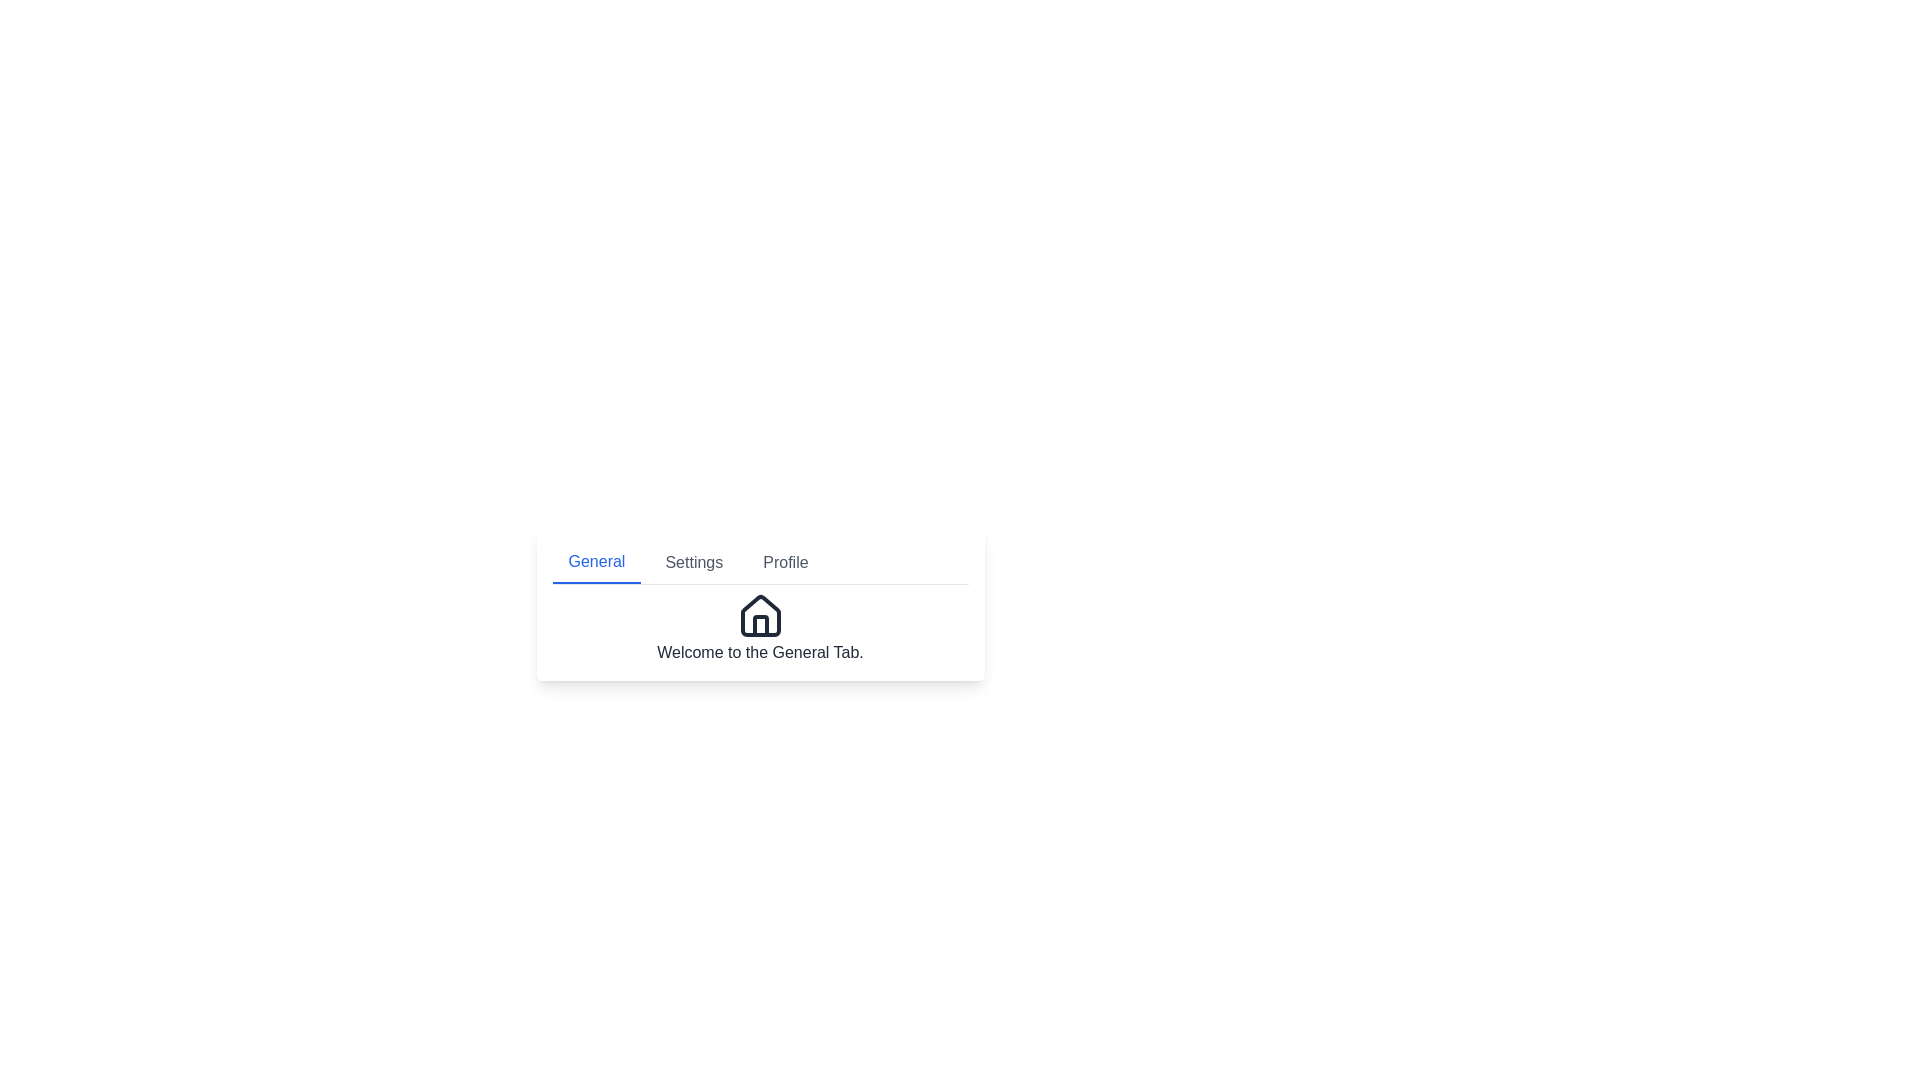  What do you see at coordinates (759, 616) in the screenshot?
I see `the house icon, which represents the 'home' functionality` at bounding box center [759, 616].